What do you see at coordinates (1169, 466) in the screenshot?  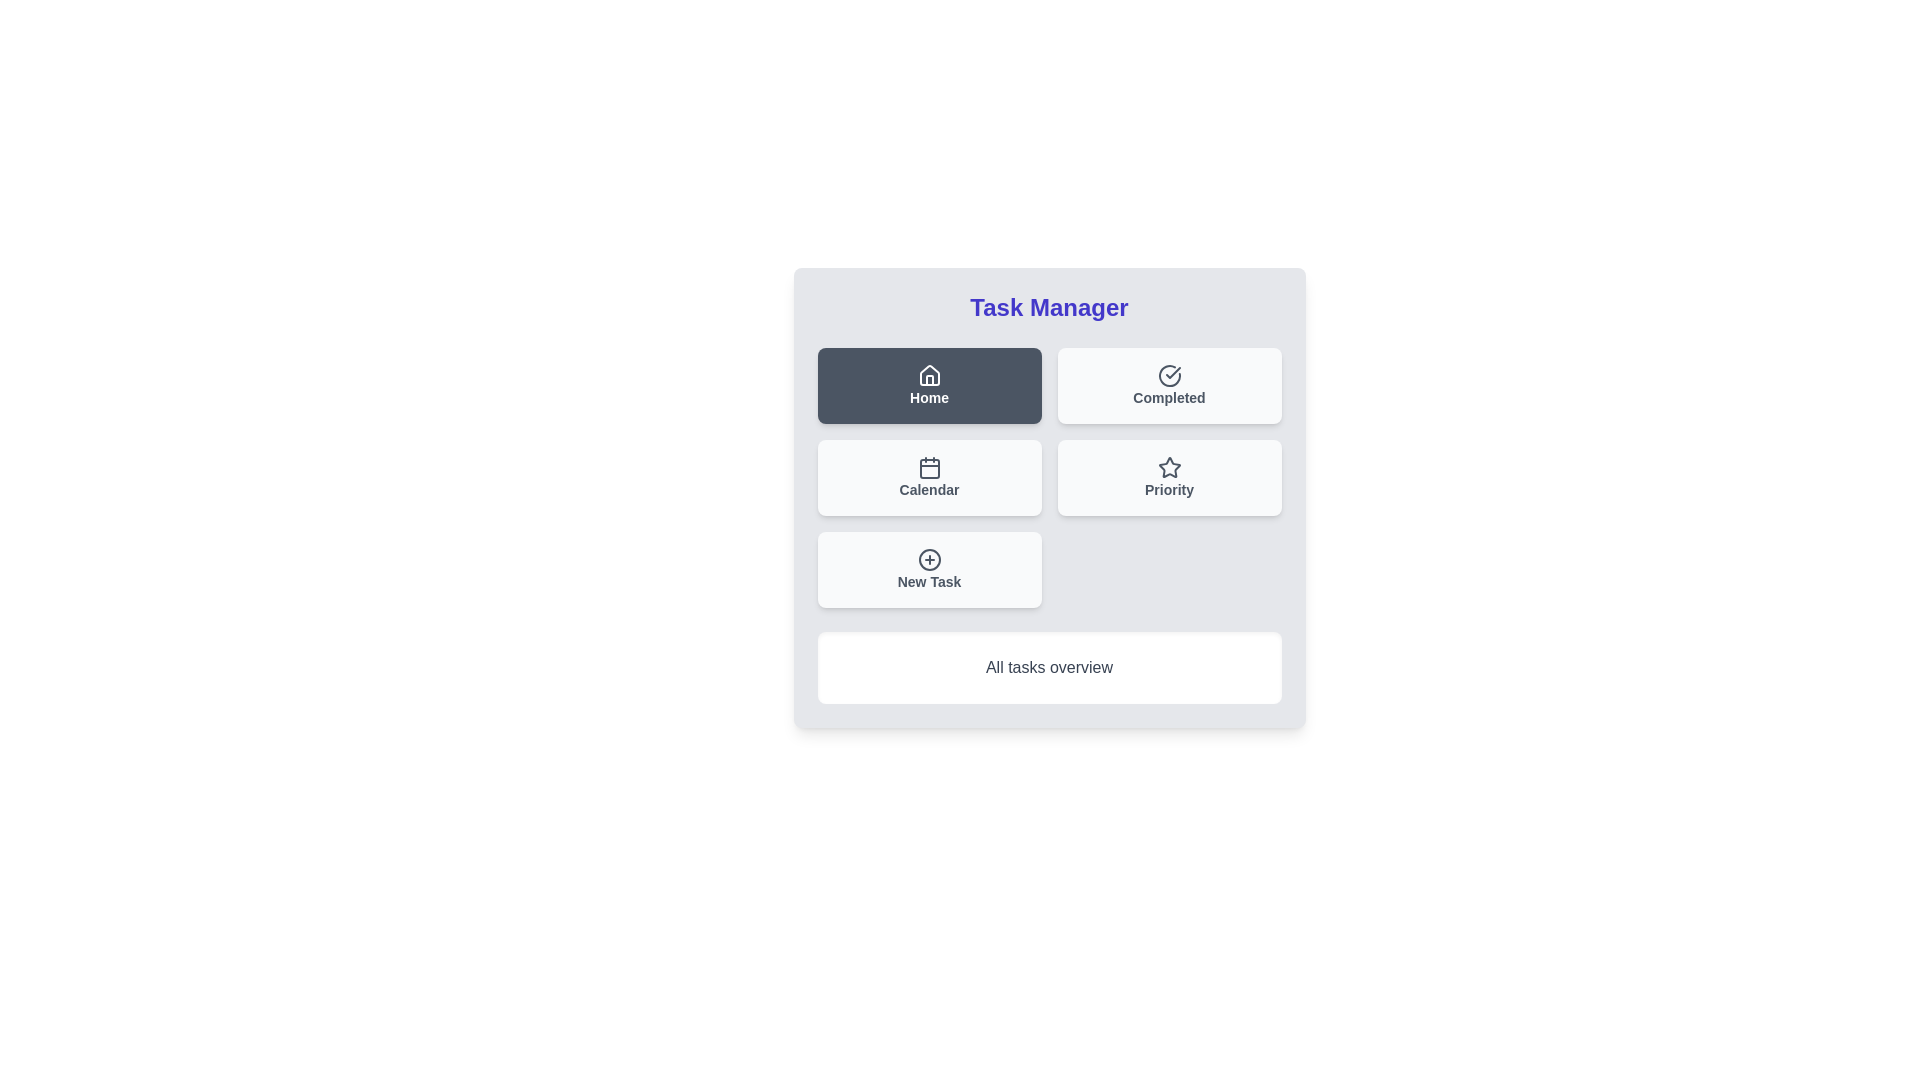 I see `the star-shaped icon with a hollow center, located within the 'Priority' button in the Task Manager UI` at bounding box center [1169, 466].